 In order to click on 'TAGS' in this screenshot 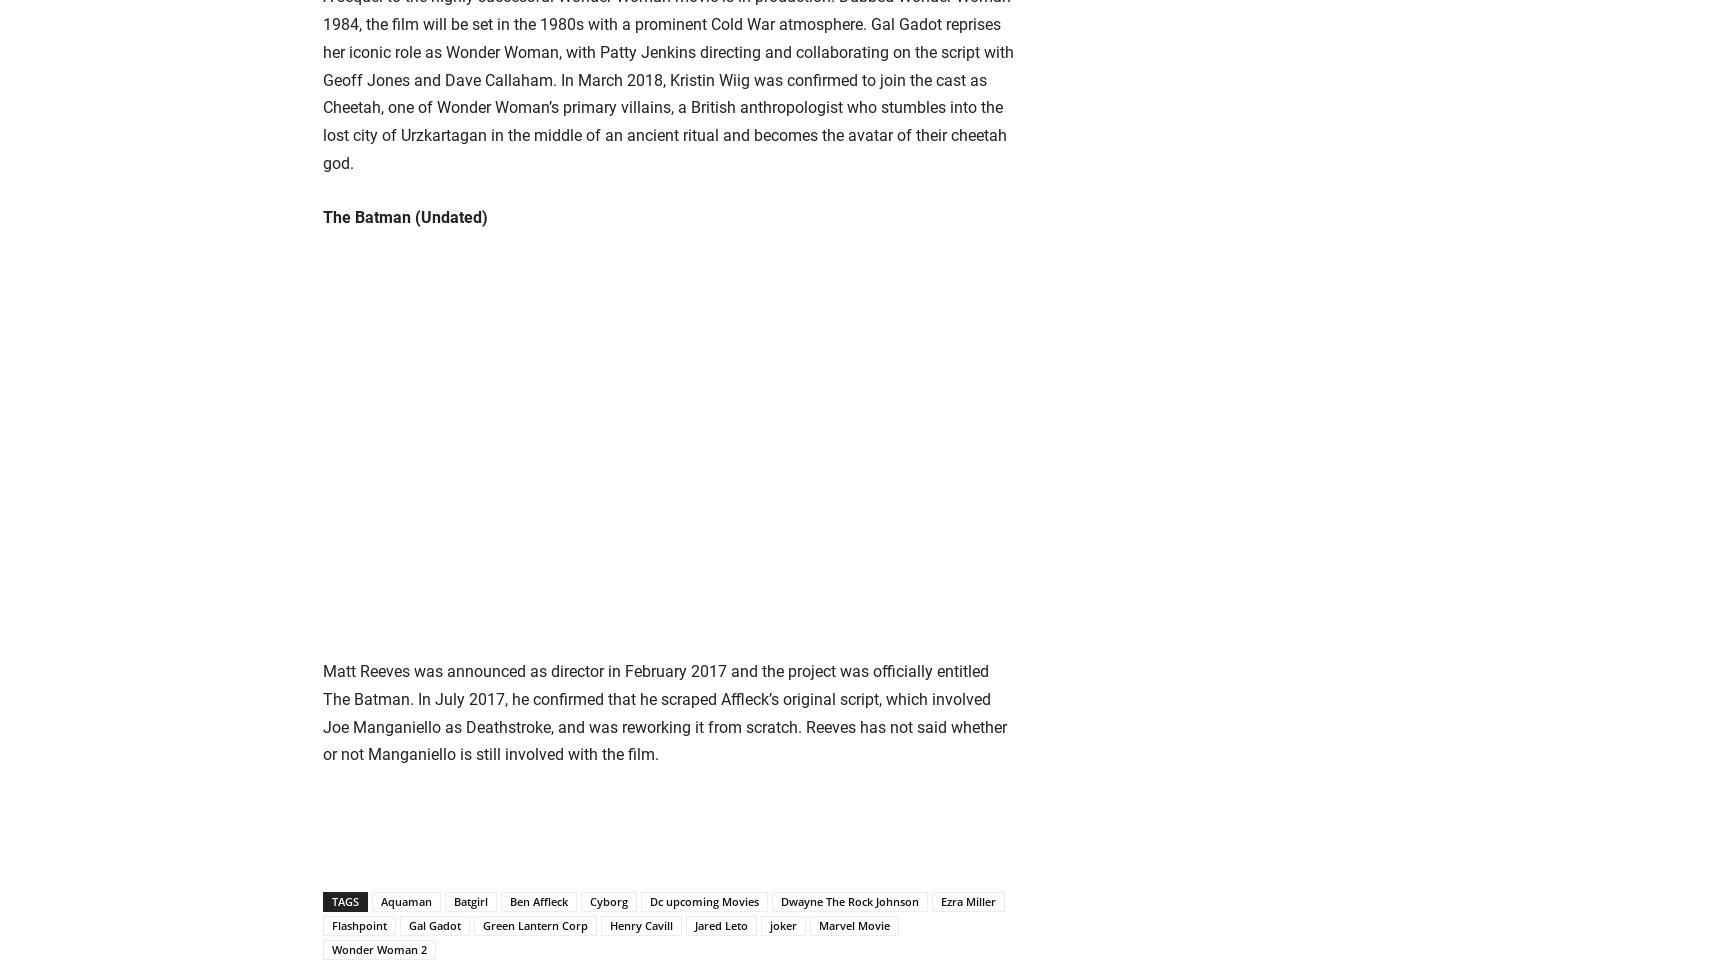, I will do `click(344, 901)`.